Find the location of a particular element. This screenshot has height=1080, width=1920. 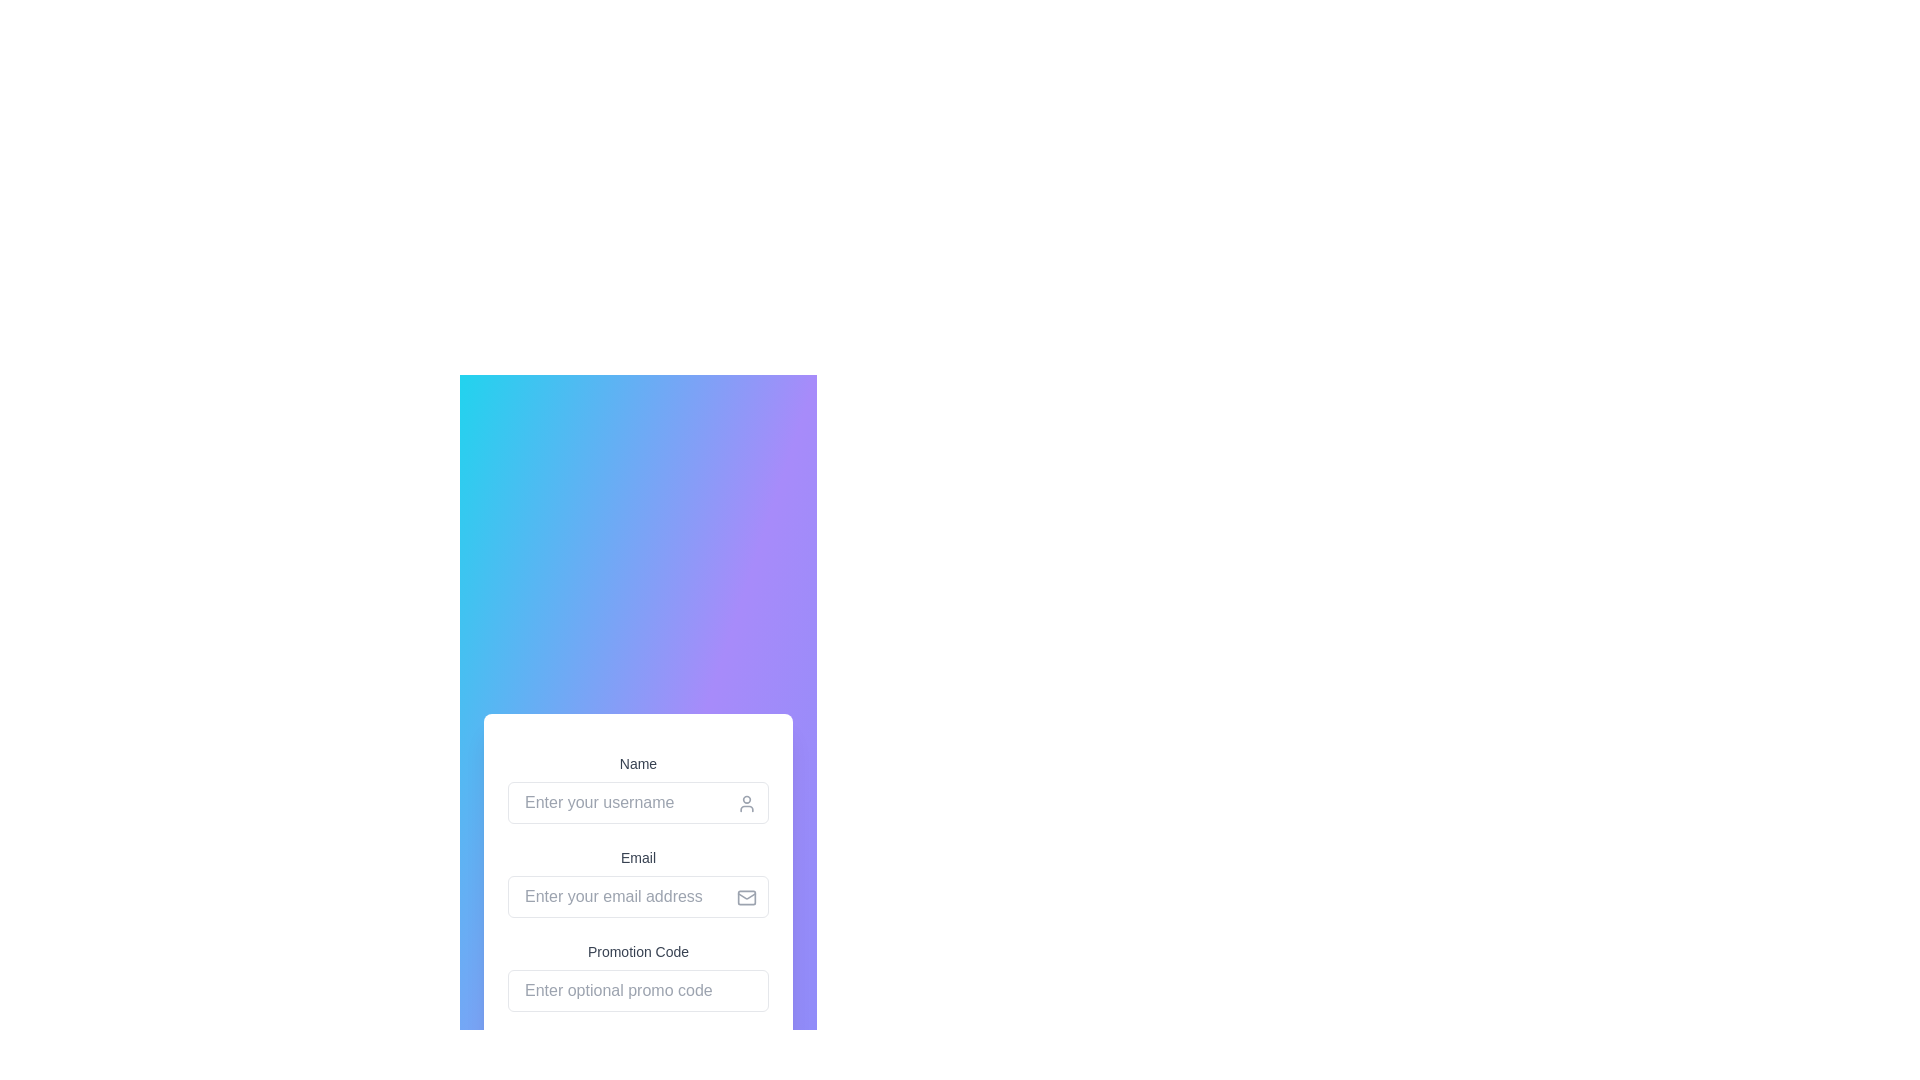

the Text label that indicates the associated input field for entering an email address, which is located directly above the 'Enter your email address' input field is located at coordinates (637, 856).